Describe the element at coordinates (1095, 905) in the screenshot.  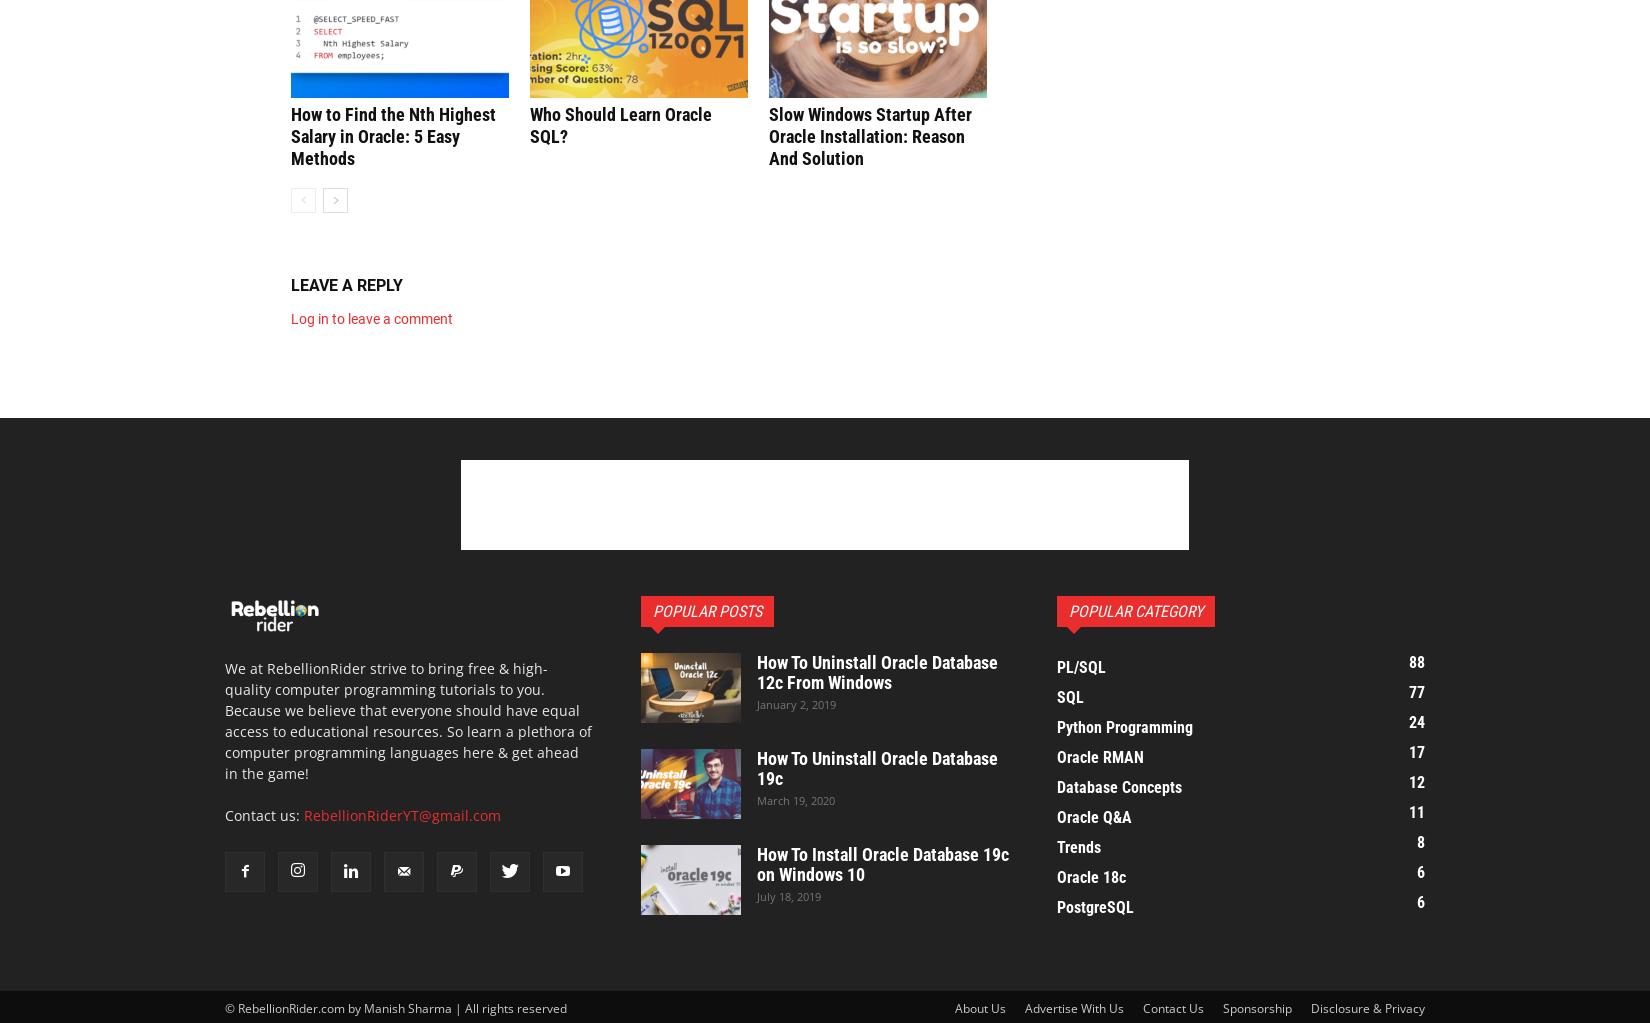
I see `'PostgreSQL'` at that location.